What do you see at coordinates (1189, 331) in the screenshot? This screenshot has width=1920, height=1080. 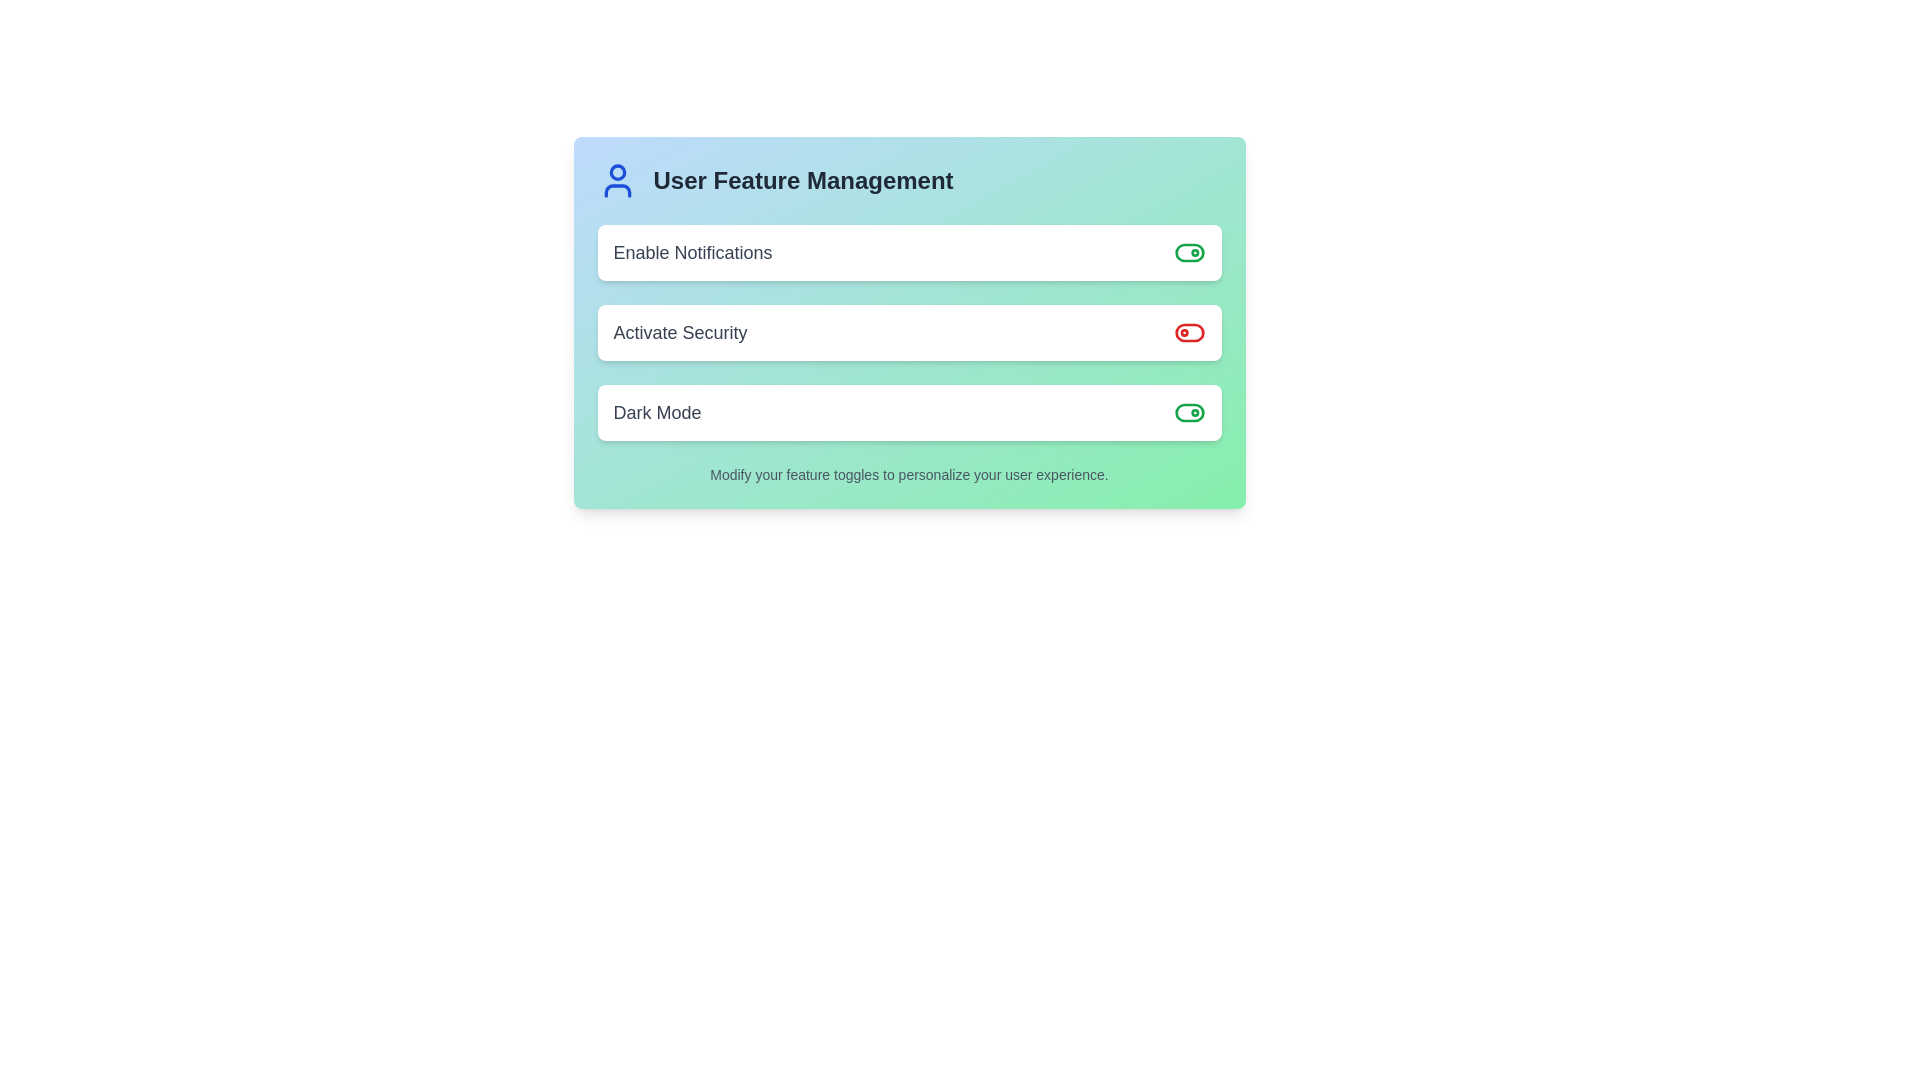 I see `the background of the toggle switch located to the right of the 'Activate Security' option` at bounding box center [1189, 331].